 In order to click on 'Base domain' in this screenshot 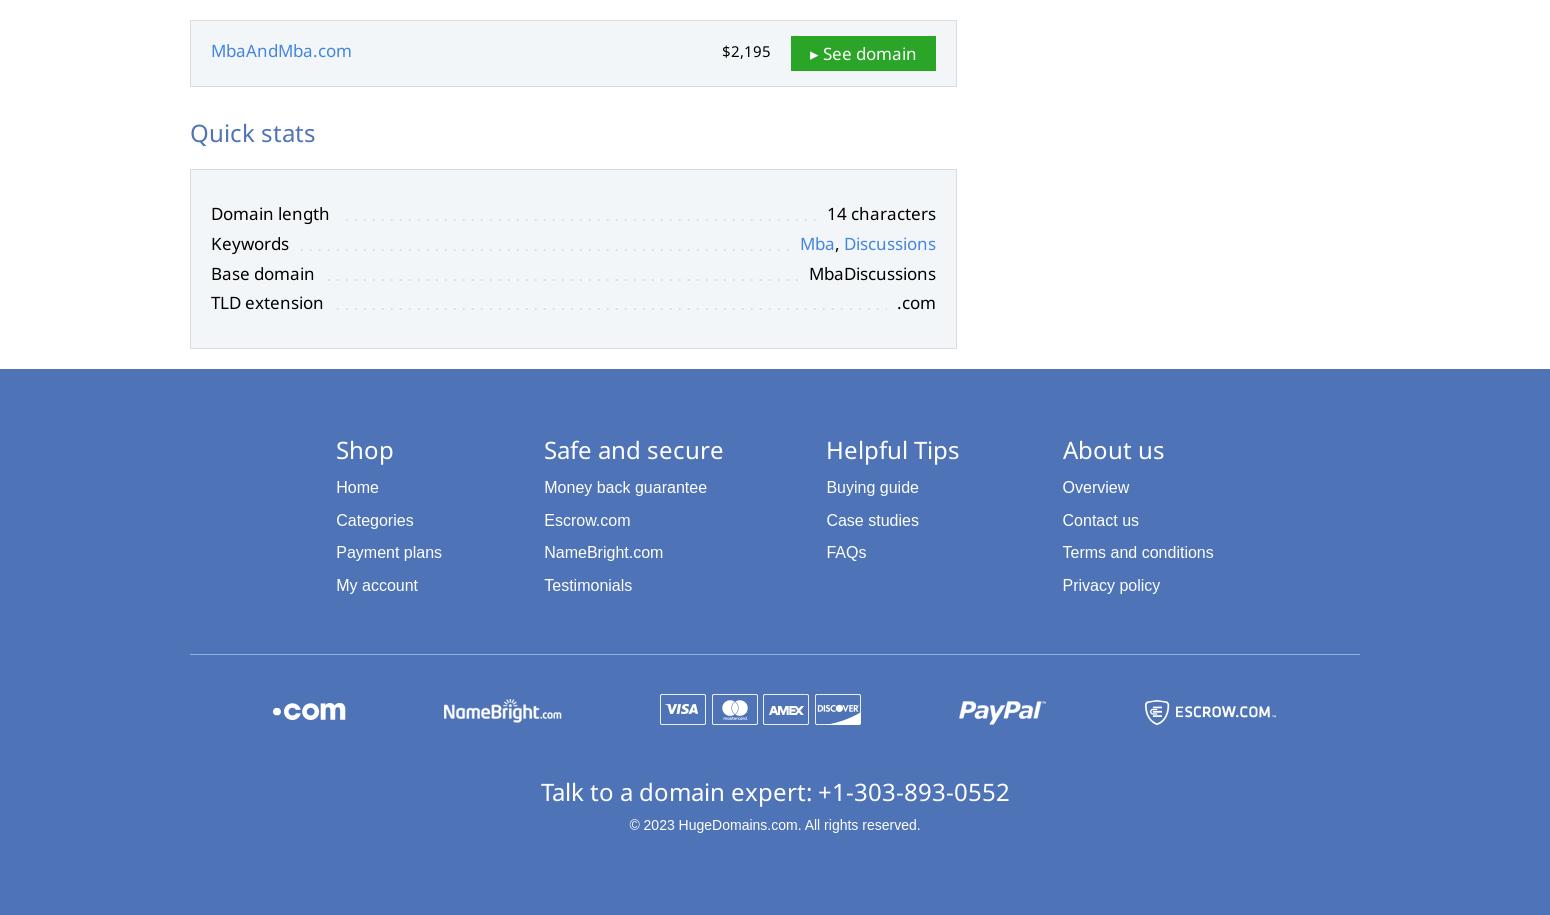, I will do `click(263, 271)`.